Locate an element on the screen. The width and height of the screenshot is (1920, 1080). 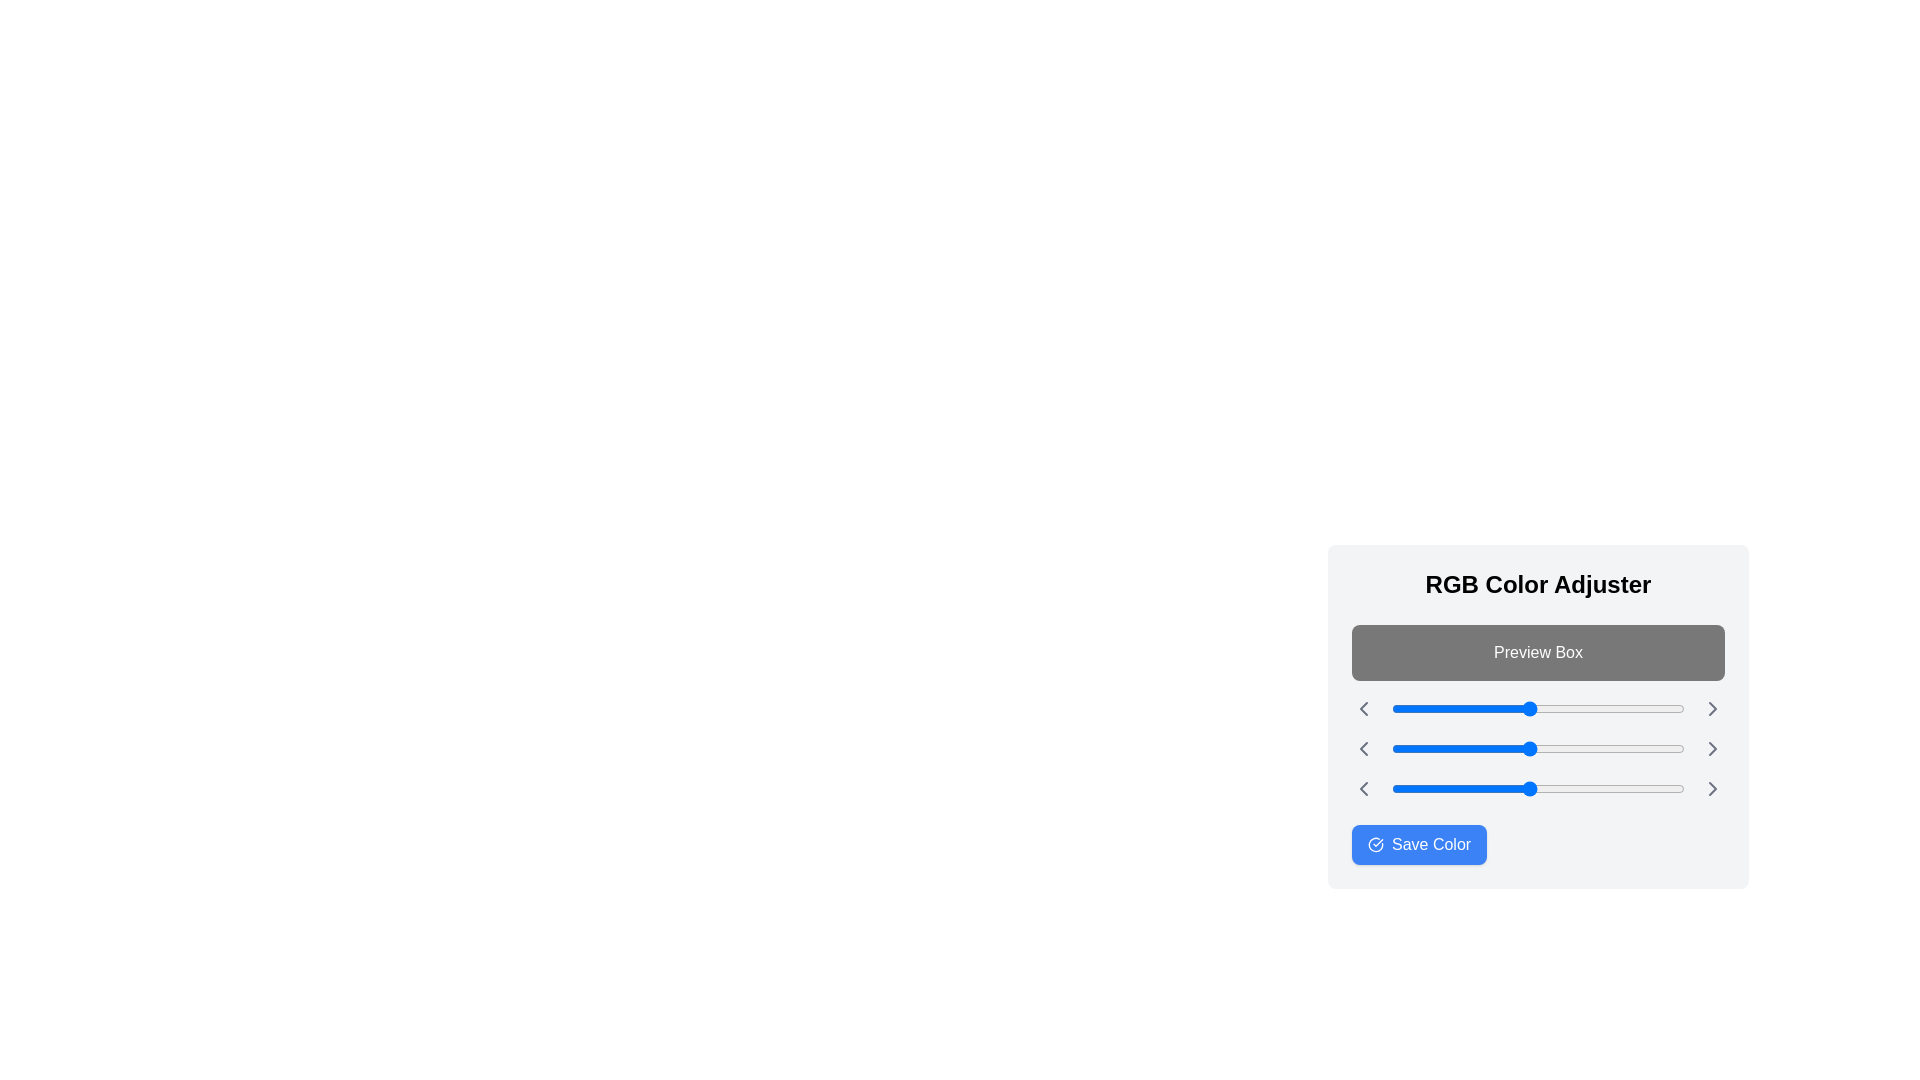
the red color slider to 109 (0-255) is located at coordinates (1517, 708).